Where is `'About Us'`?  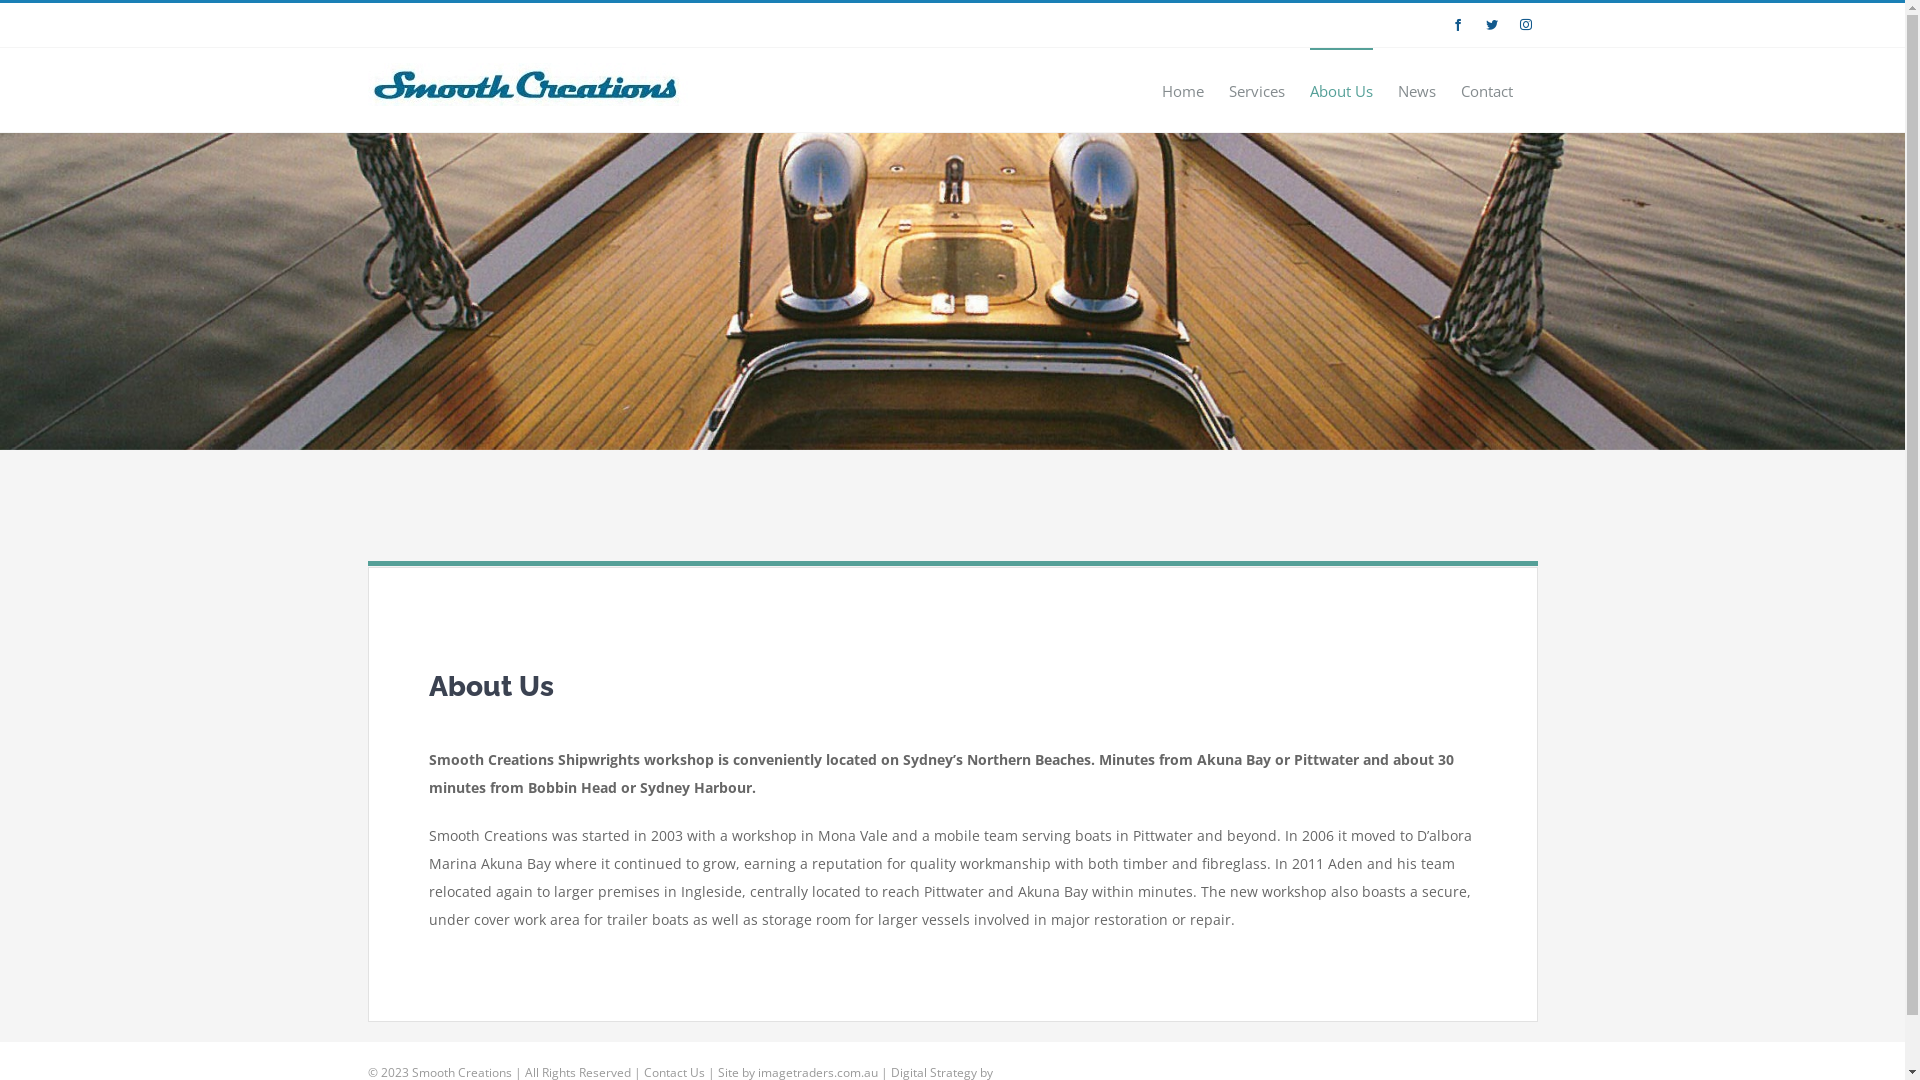
'About Us' is located at coordinates (1341, 88).